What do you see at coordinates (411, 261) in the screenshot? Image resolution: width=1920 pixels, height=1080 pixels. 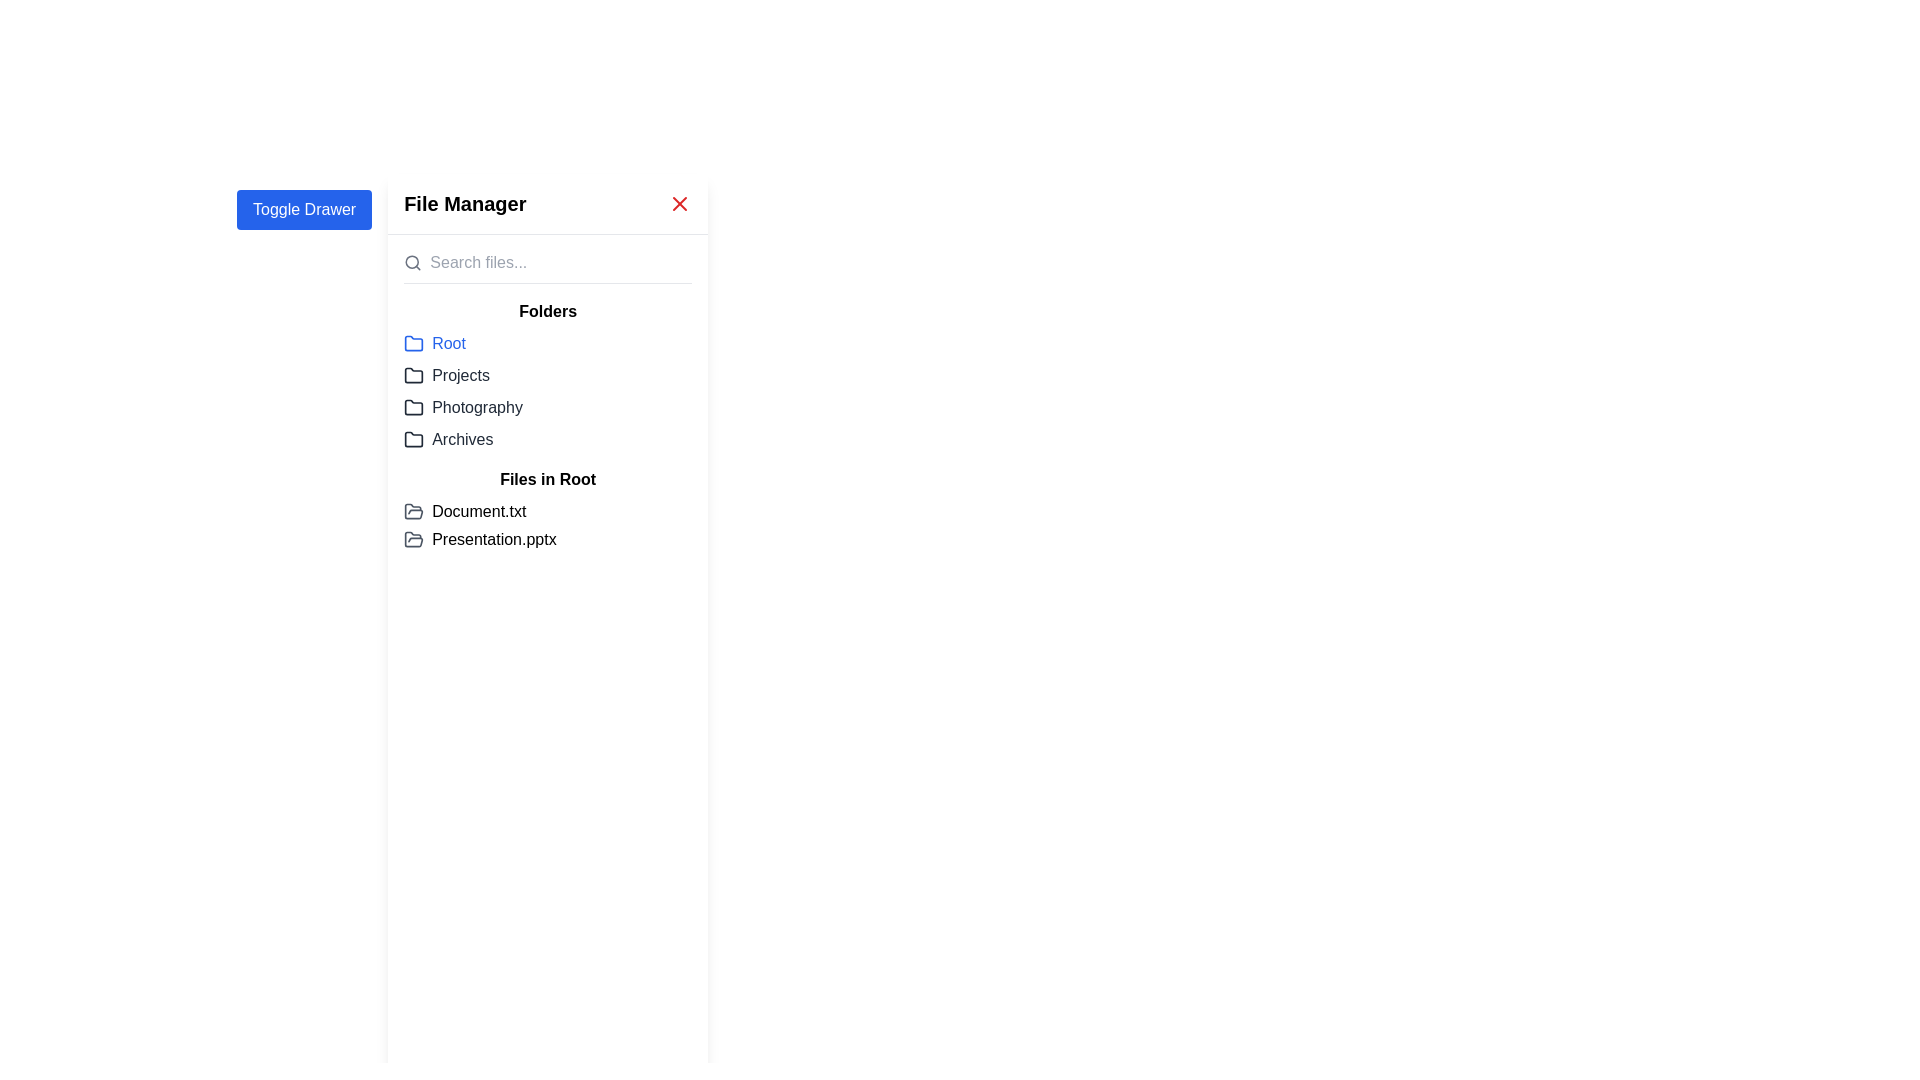 I see `the central circular component of the search icon in the header area of the interface, which is styled in a minimalist vector design and represents a part of an SVG structure` at bounding box center [411, 261].